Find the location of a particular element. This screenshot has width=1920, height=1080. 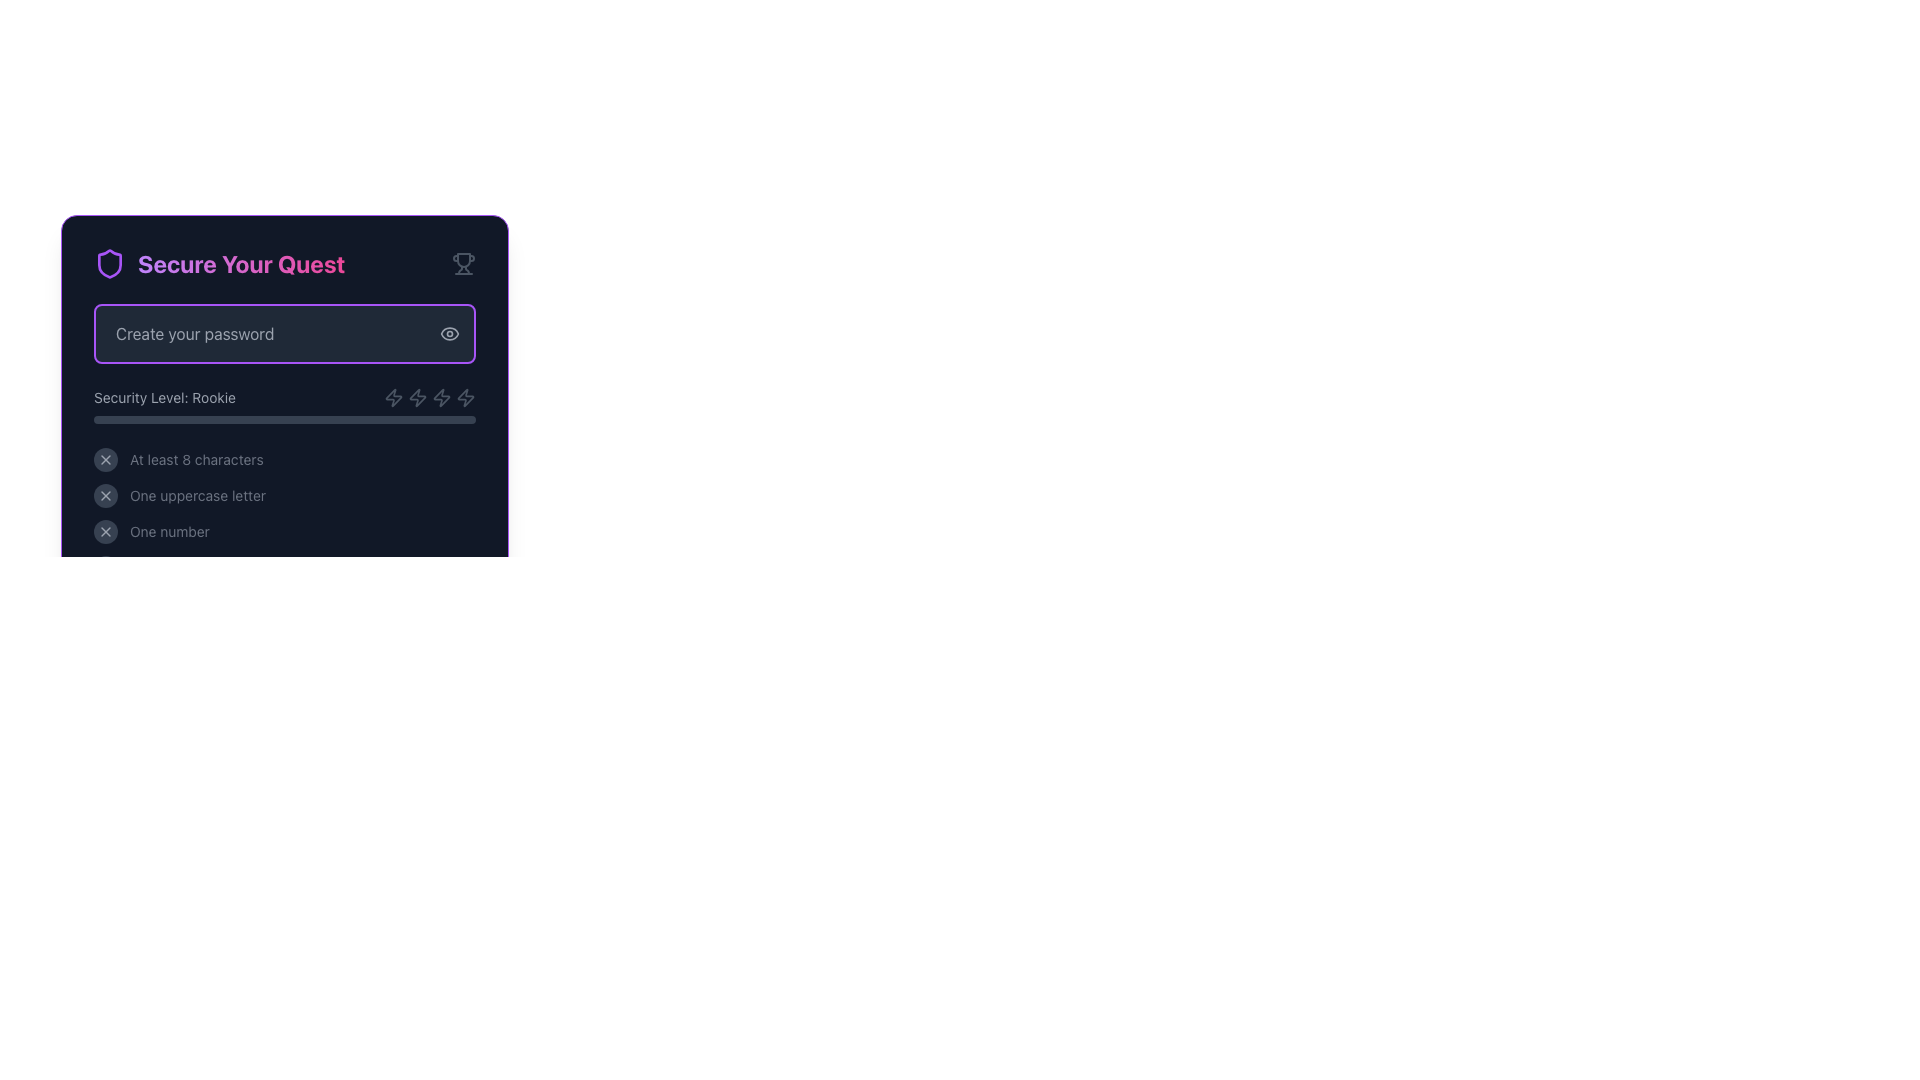

the close or cancel icon located in the bottom-left corner of the application's interface, which has a circular gray background is located at coordinates (104, 567).